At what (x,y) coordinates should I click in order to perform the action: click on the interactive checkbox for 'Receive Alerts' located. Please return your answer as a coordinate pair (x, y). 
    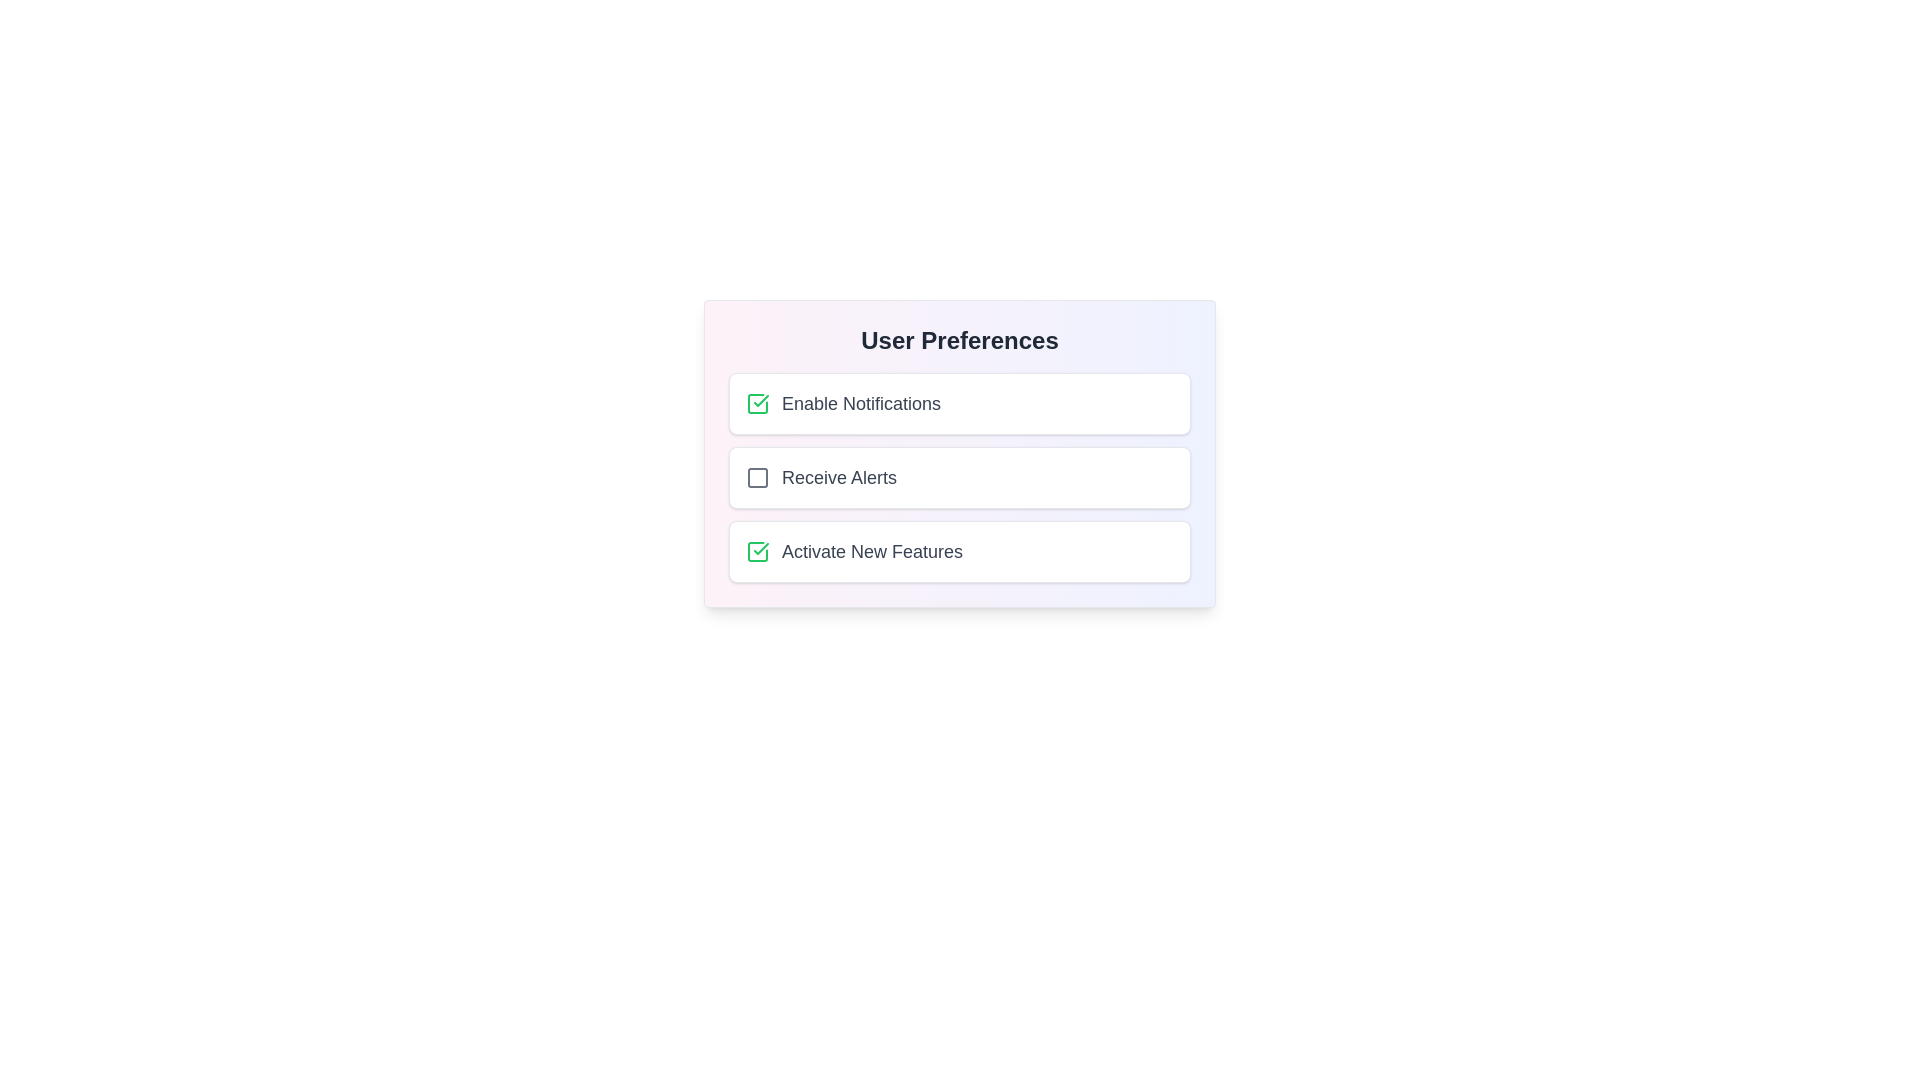
    Looking at the image, I should click on (757, 478).